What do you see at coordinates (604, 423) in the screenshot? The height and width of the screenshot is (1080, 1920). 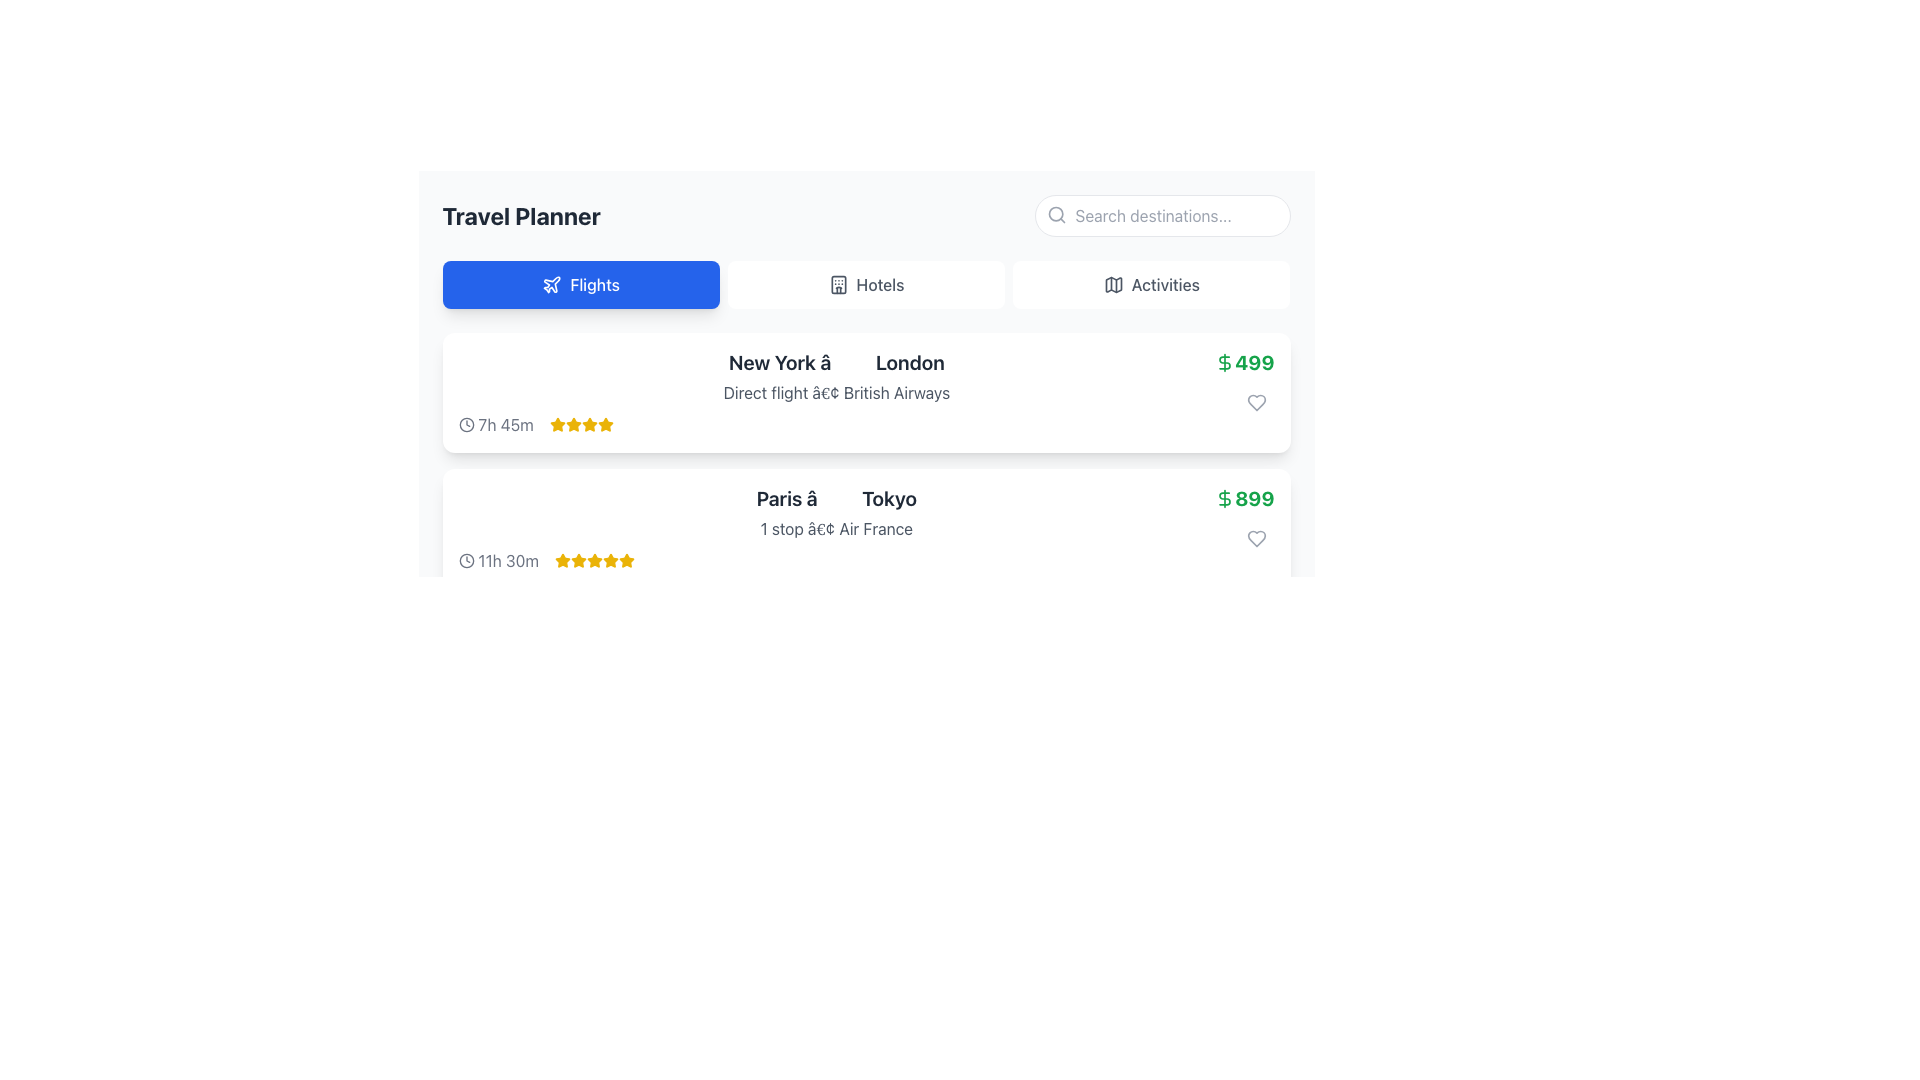 I see `the fifth star icon in the 5-star rating system located in the flight details section of the first result card under the 'Flights' tab` at bounding box center [604, 423].